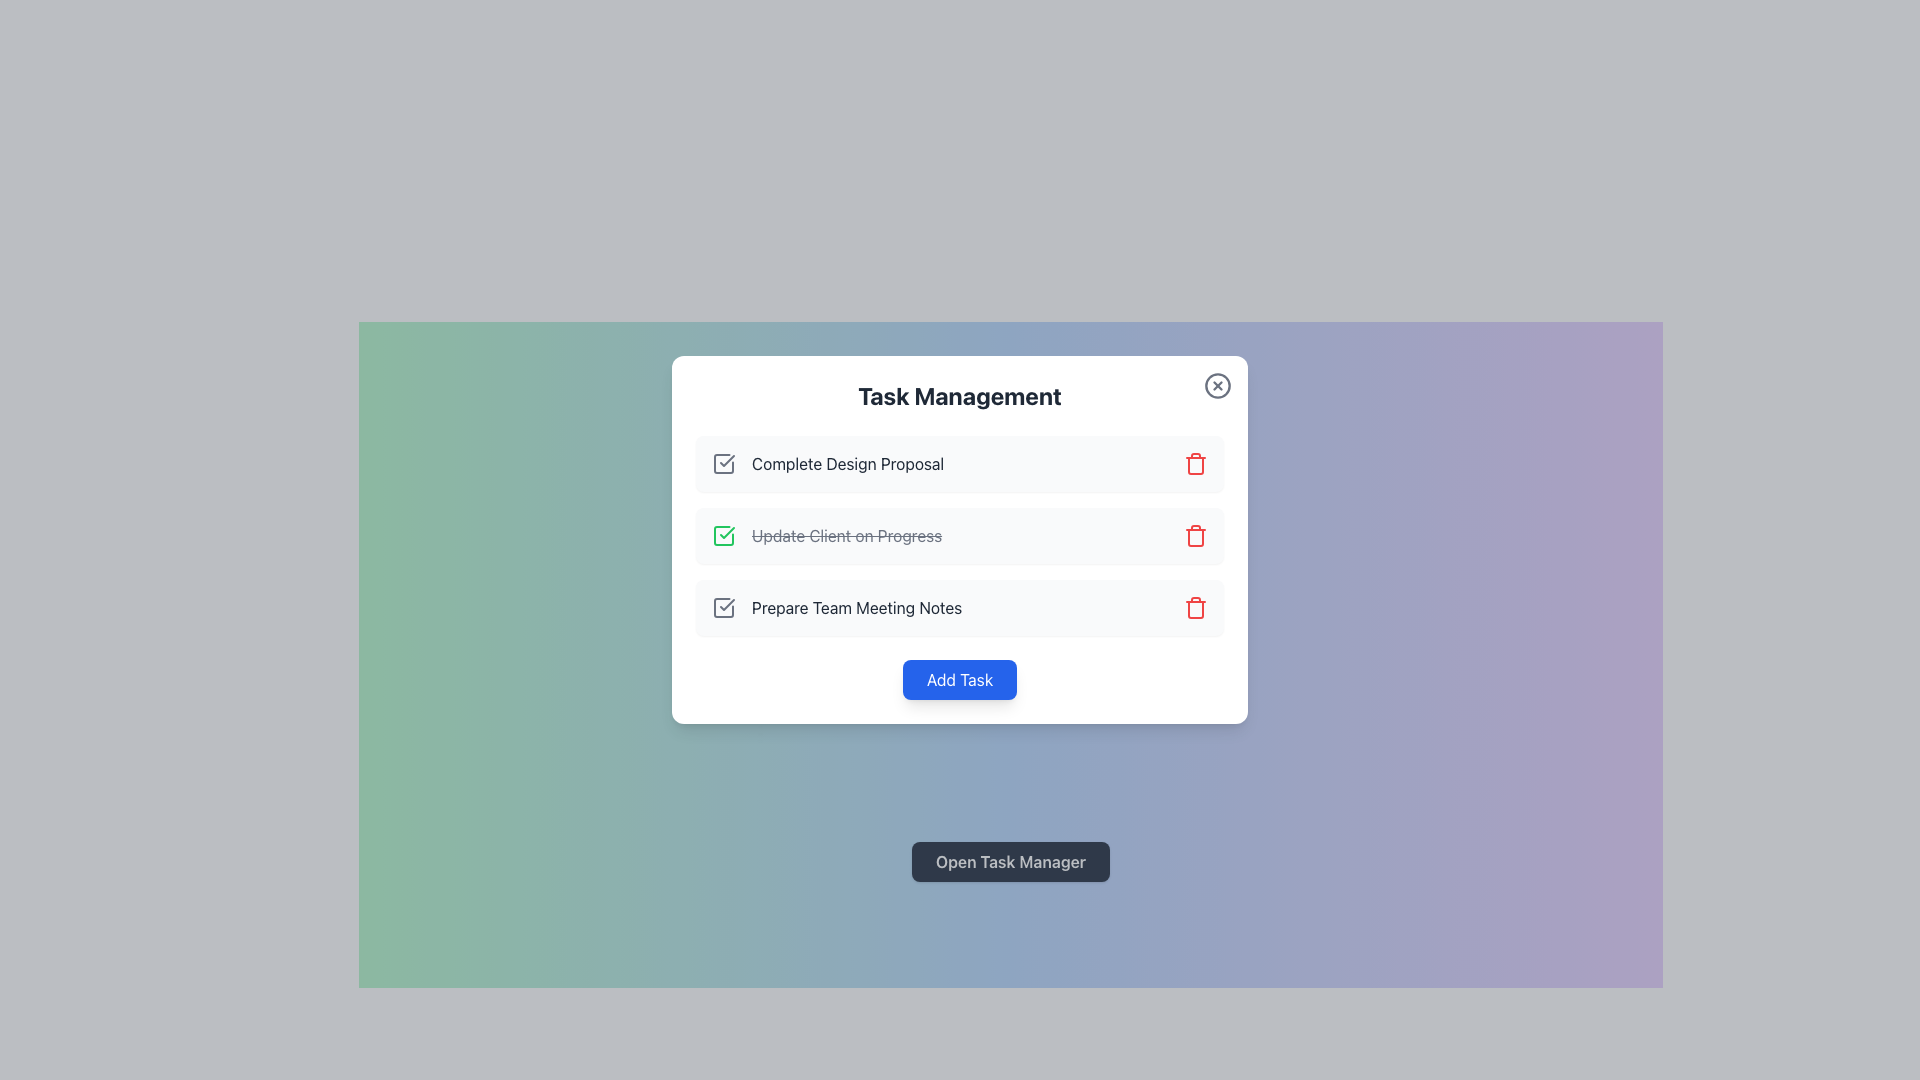  Describe the element at coordinates (1217, 385) in the screenshot. I see `the close button located in the top-right corner of the 'Task Management' interface to exit or dismiss the interface` at that location.